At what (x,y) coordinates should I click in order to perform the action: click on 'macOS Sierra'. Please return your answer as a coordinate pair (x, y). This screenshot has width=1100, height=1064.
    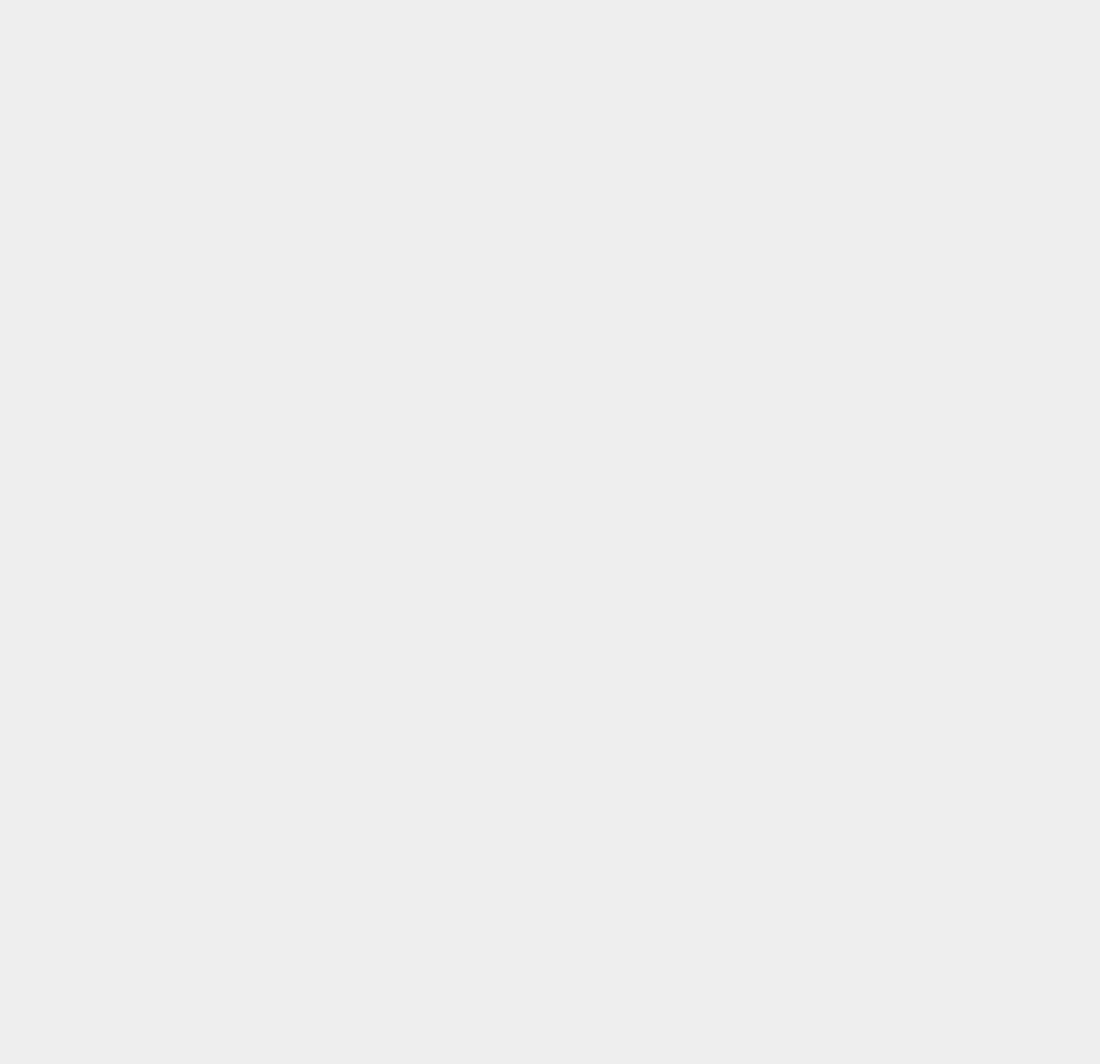
    Looking at the image, I should click on (820, 644).